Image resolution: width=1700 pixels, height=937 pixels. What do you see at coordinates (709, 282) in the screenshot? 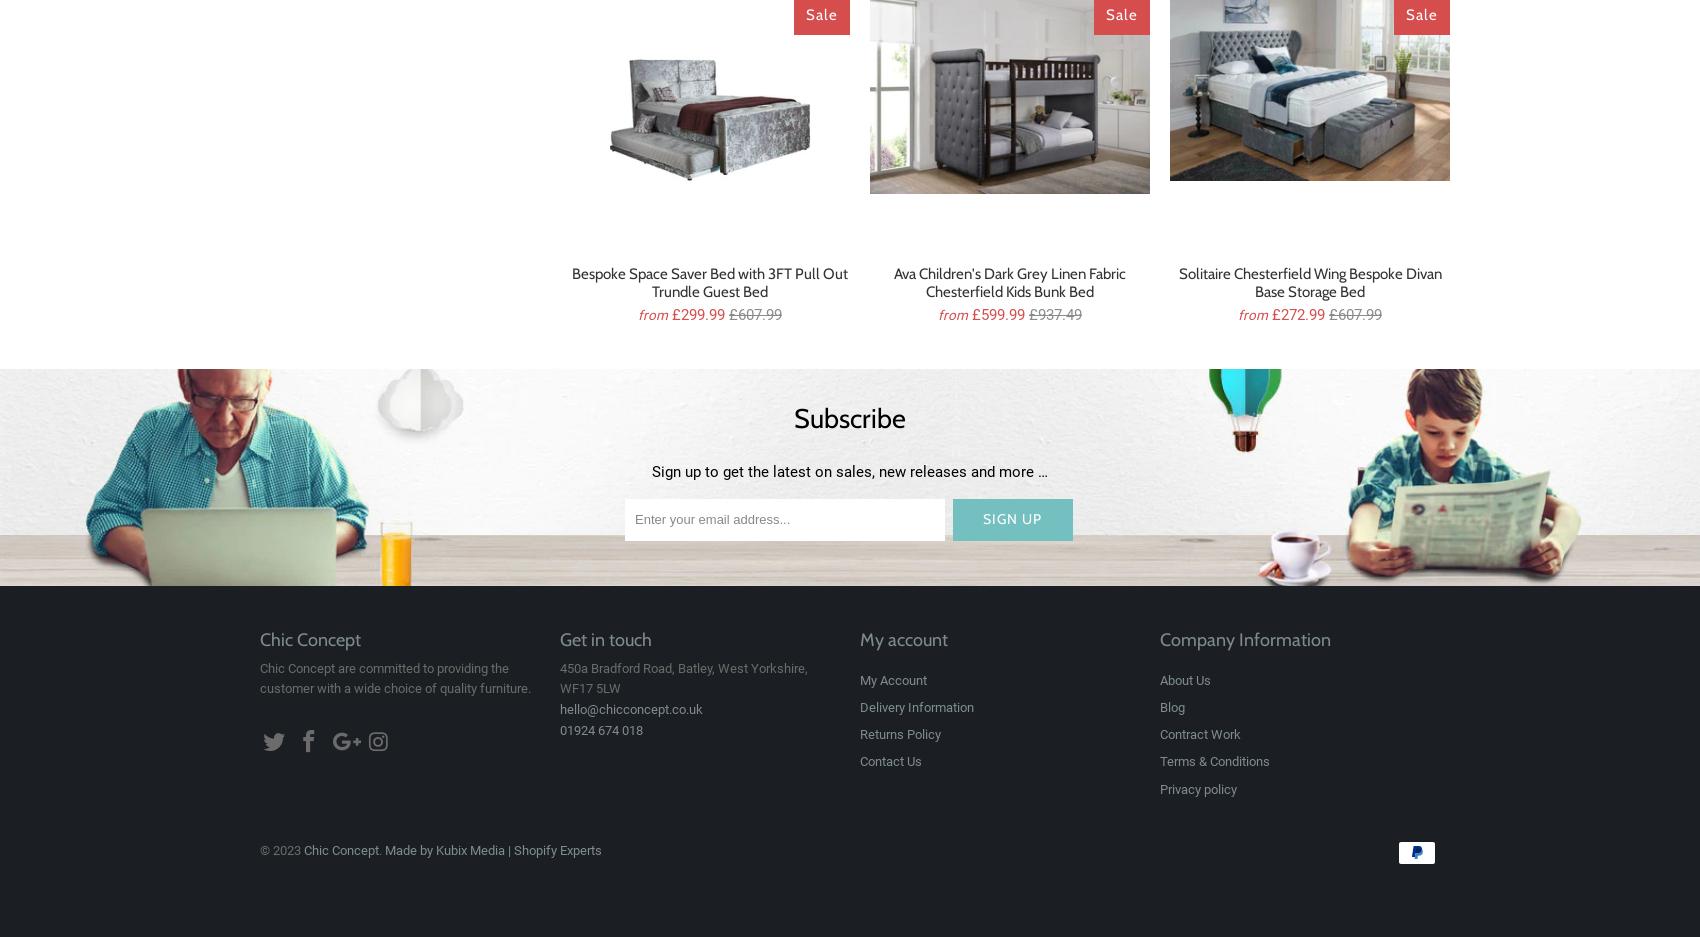
I see `'Bespoke Space Saver Bed with 3FT Pull Out Trundle Guest Bed'` at bounding box center [709, 282].